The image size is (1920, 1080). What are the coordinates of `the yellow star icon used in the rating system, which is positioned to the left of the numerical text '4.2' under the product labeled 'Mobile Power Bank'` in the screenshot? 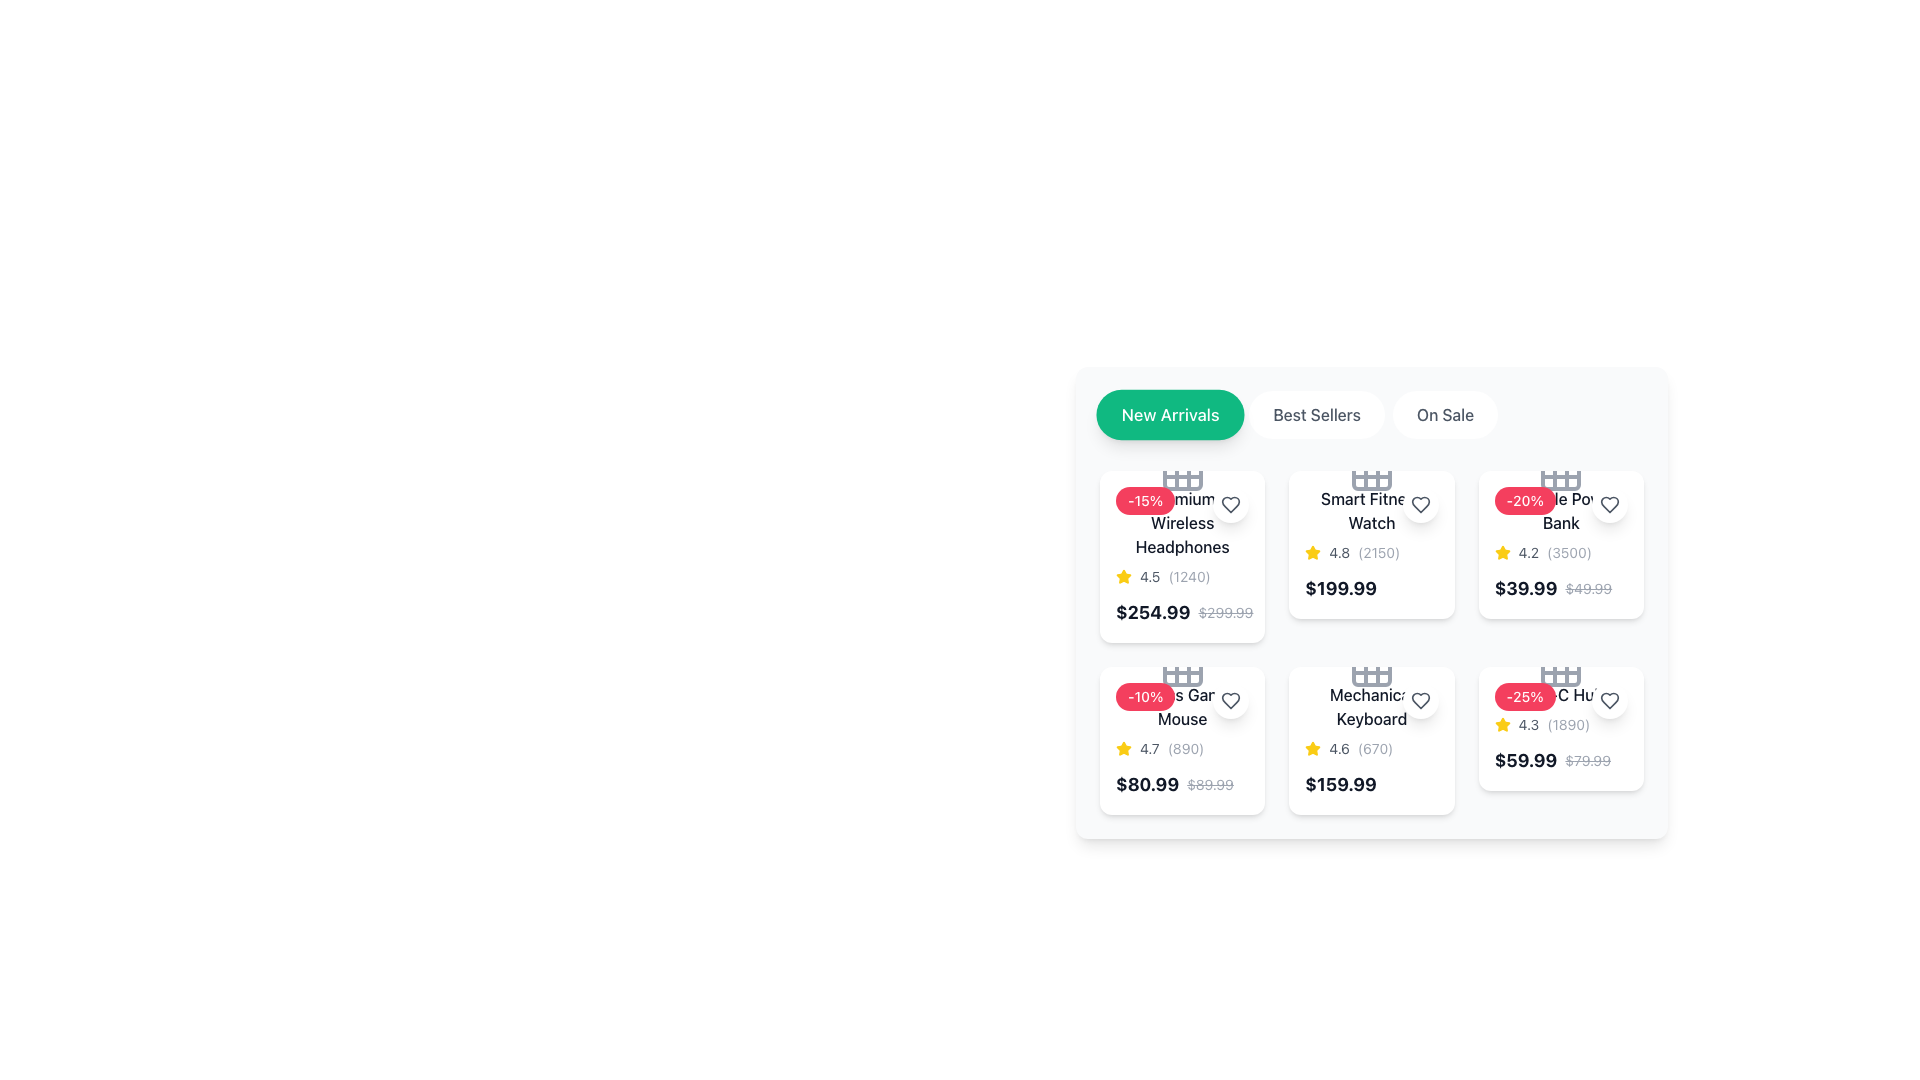 It's located at (1502, 552).